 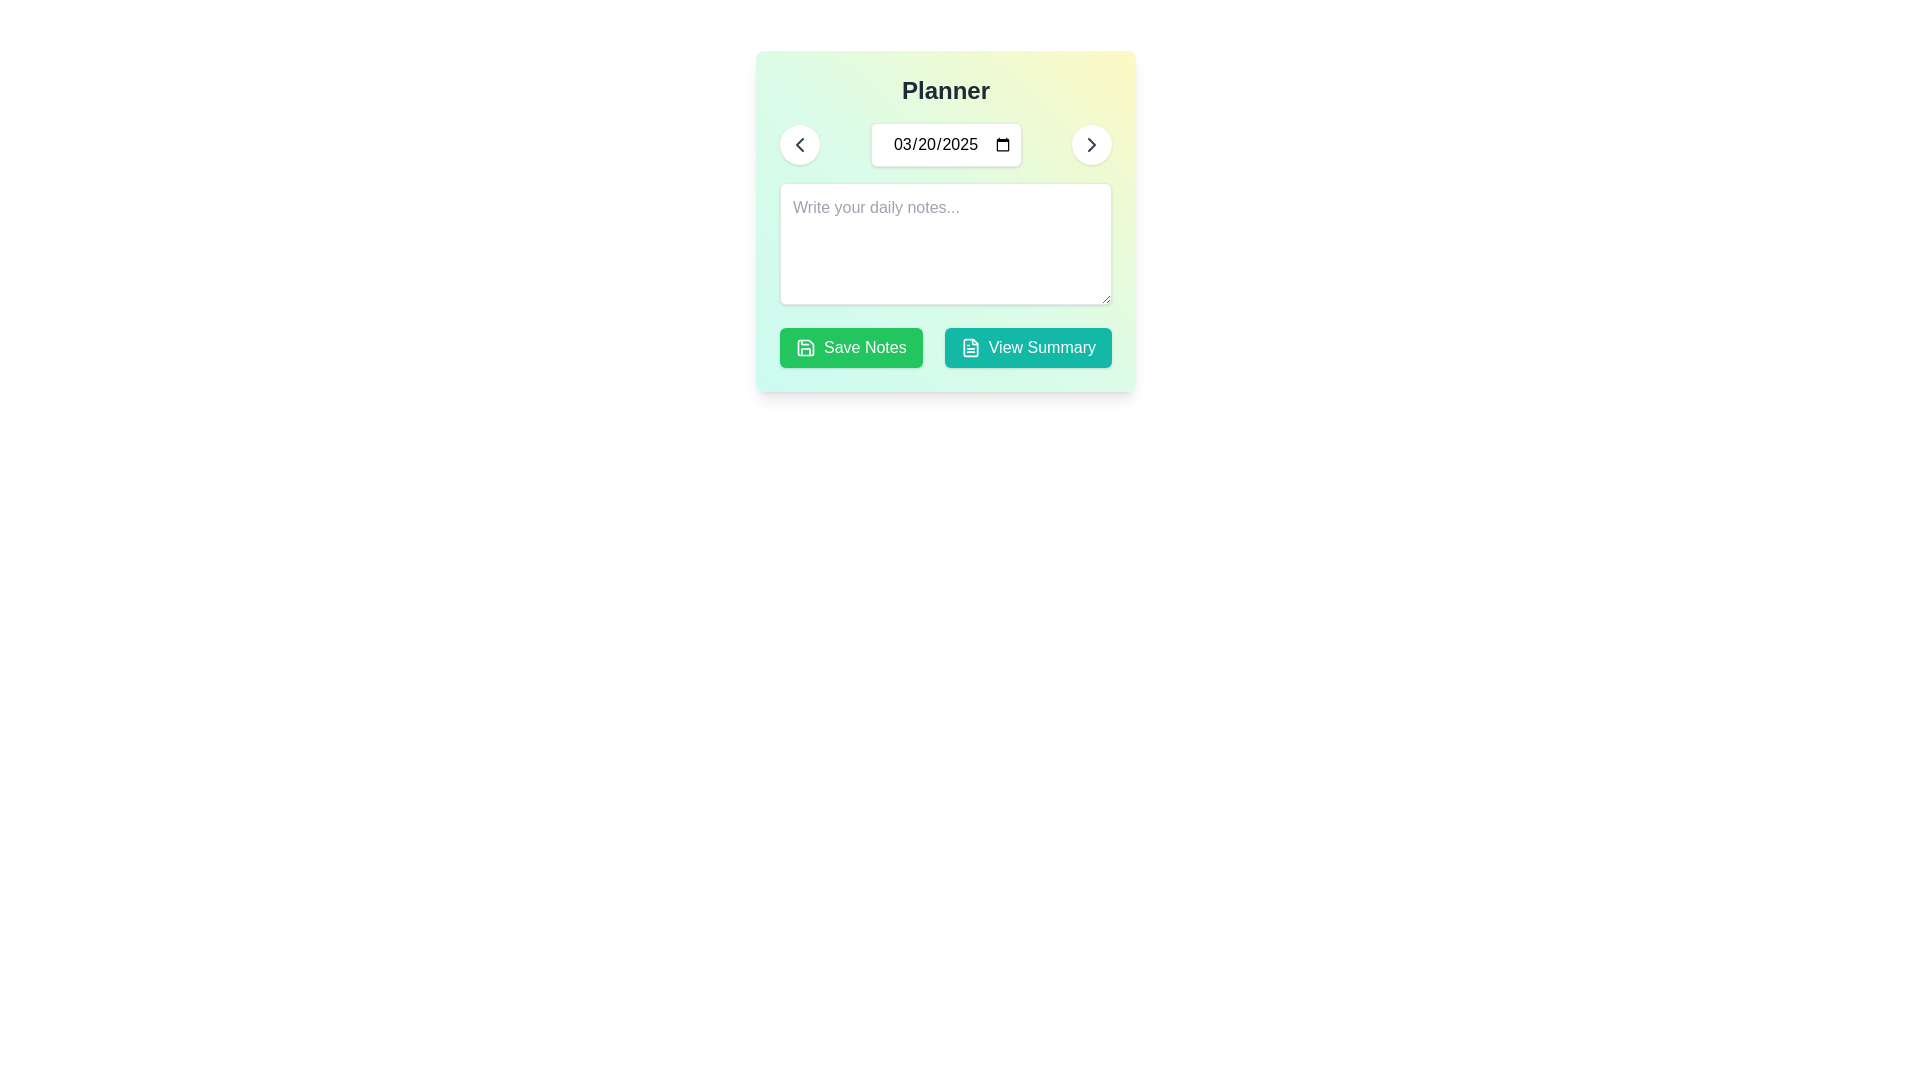 What do you see at coordinates (806, 346) in the screenshot?
I see `the 'Save Notes' icon located at the bottom left of the Planner interface` at bounding box center [806, 346].